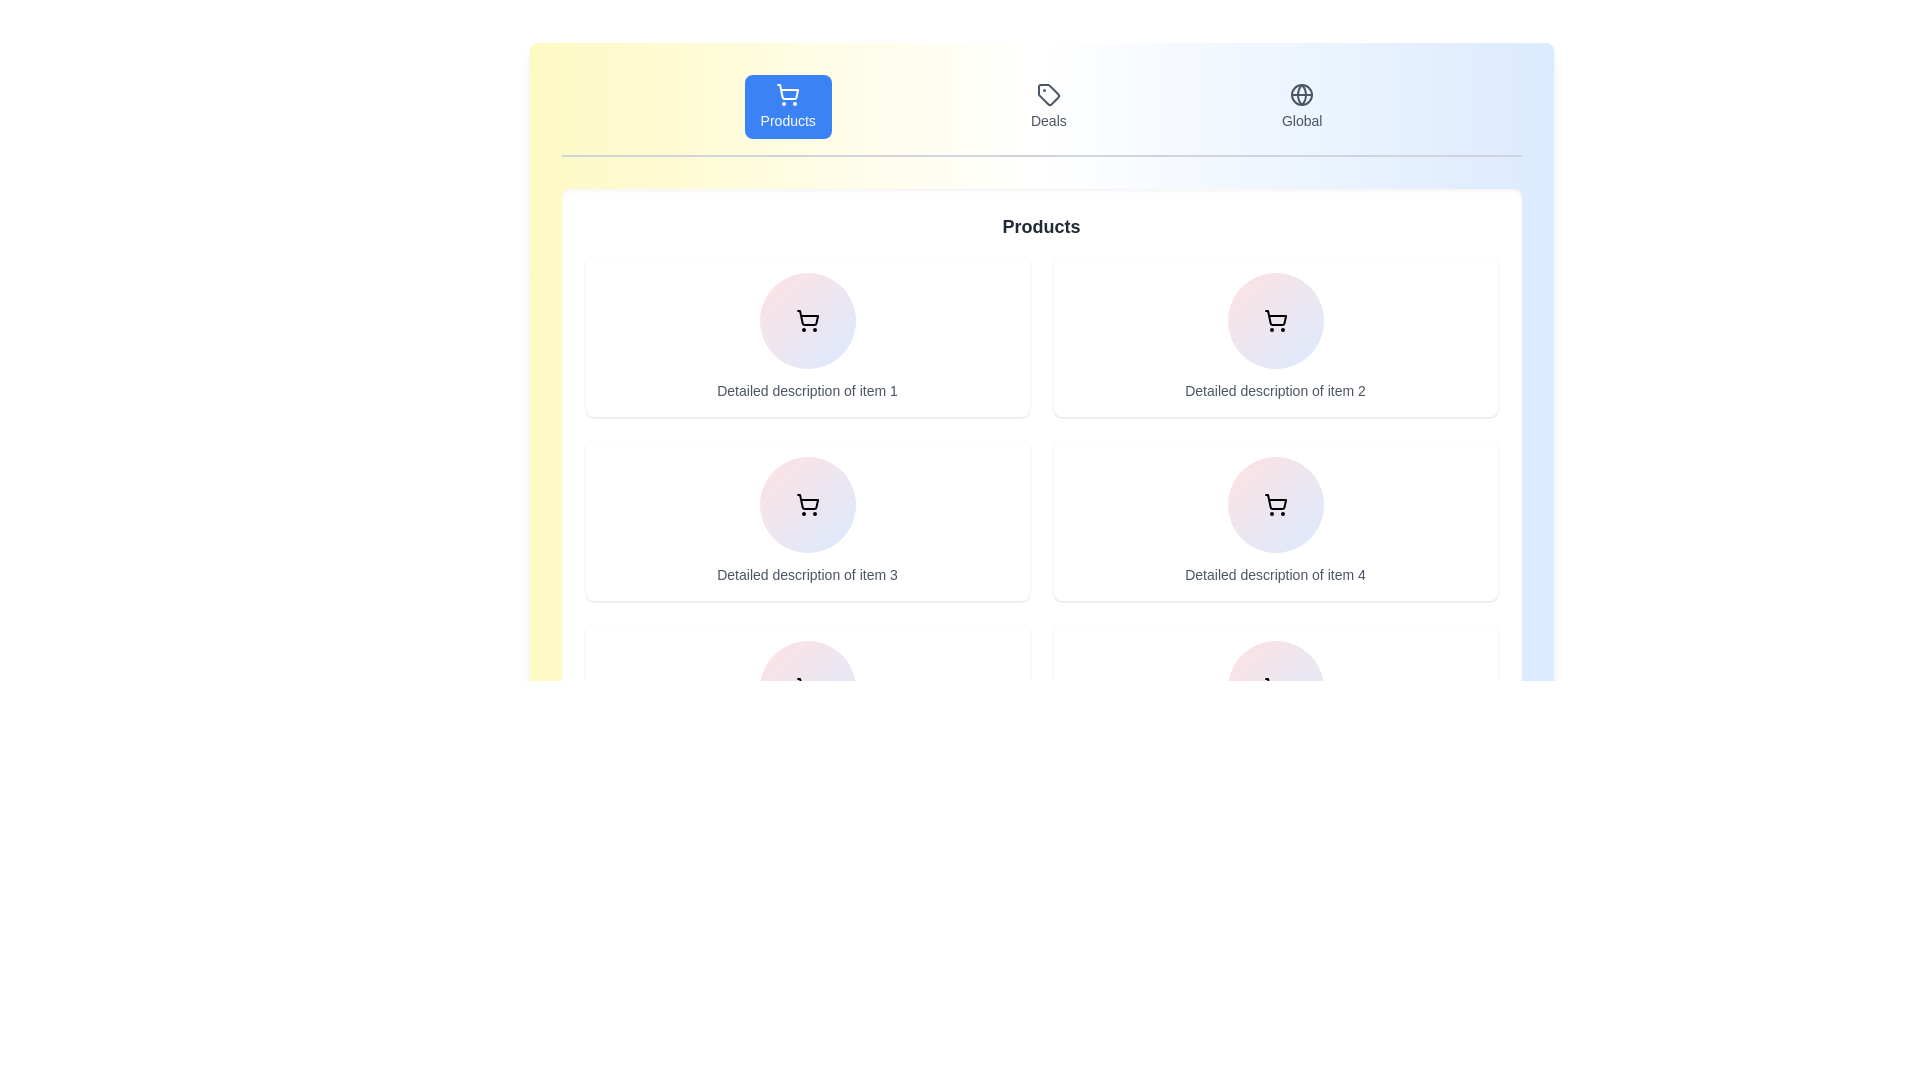 The height and width of the screenshot is (1080, 1920). What do you see at coordinates (787, 107) in the screenshot?
I see `the Products tab by clicking on the corresponding button` at bounding box center [787, 107].